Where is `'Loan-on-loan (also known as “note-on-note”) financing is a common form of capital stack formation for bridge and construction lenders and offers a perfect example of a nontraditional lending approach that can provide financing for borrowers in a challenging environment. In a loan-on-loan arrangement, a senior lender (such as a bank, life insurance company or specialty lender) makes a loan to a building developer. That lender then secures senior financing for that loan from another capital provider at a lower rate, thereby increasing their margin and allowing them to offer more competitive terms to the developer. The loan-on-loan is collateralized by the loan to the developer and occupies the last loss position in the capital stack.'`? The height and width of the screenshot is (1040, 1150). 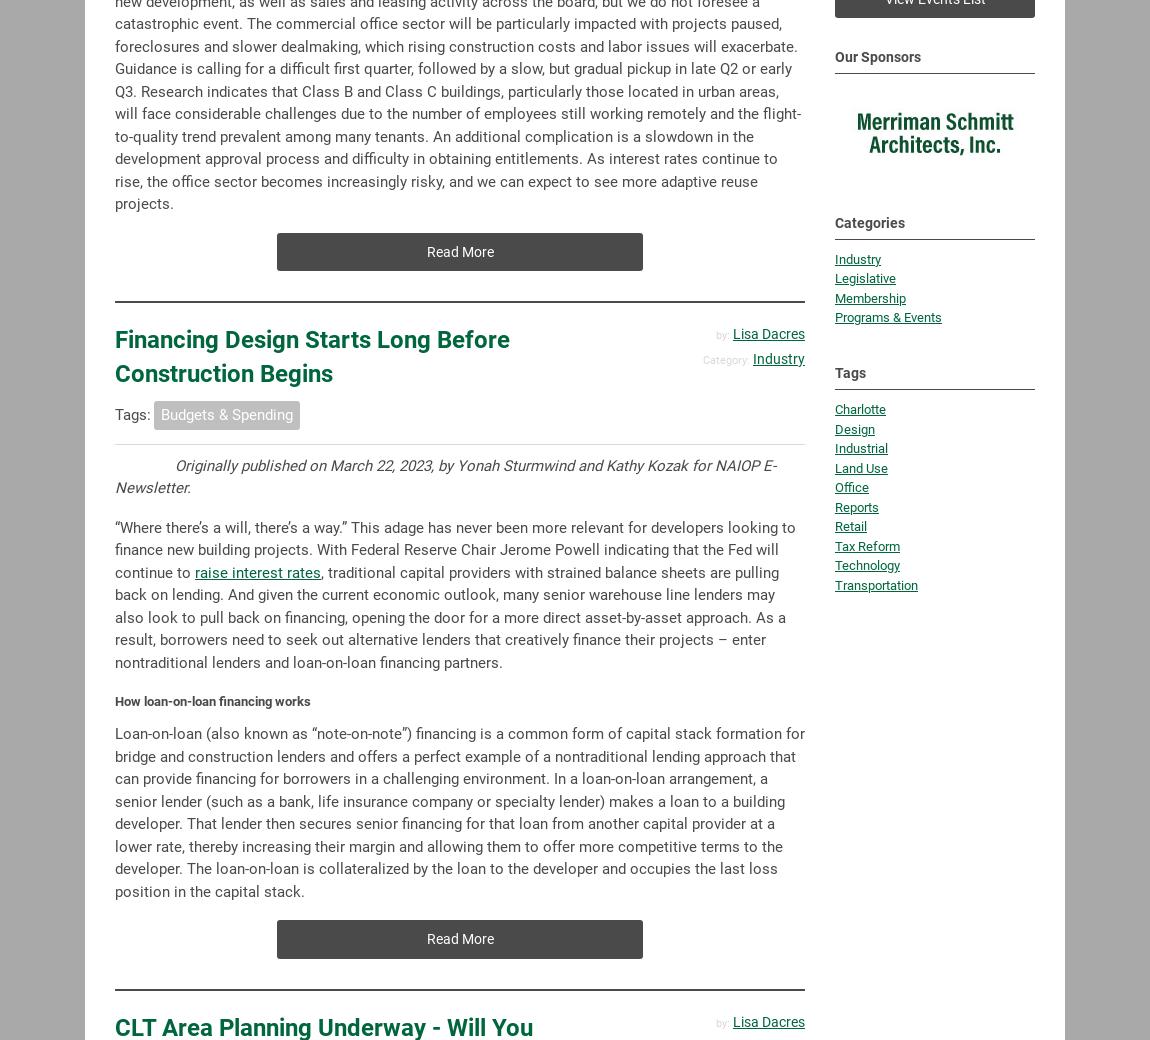 'Loan-on-loan (also known as “note-on-note”) financing is a common form of capital stack formation for bridge and construction lenders and offers a perfect example of a nontraditional lending approach that can provide financing for borrowers in a challenging environment. In a loan-on-loan arrangement, a senior lender (such as a bank, life insurance company or specialty lender) makes a loan to a building developer. That lender then secures senior financing for that loan from another capital provider at a lower rate, thereby increasing their margin and allowing them to offer more competitive terms to the developer. The loan-on-loan is collateralized by the loan to the developer and occupies the last loss position in the capital stack.' is located at coordinates (460, 811).